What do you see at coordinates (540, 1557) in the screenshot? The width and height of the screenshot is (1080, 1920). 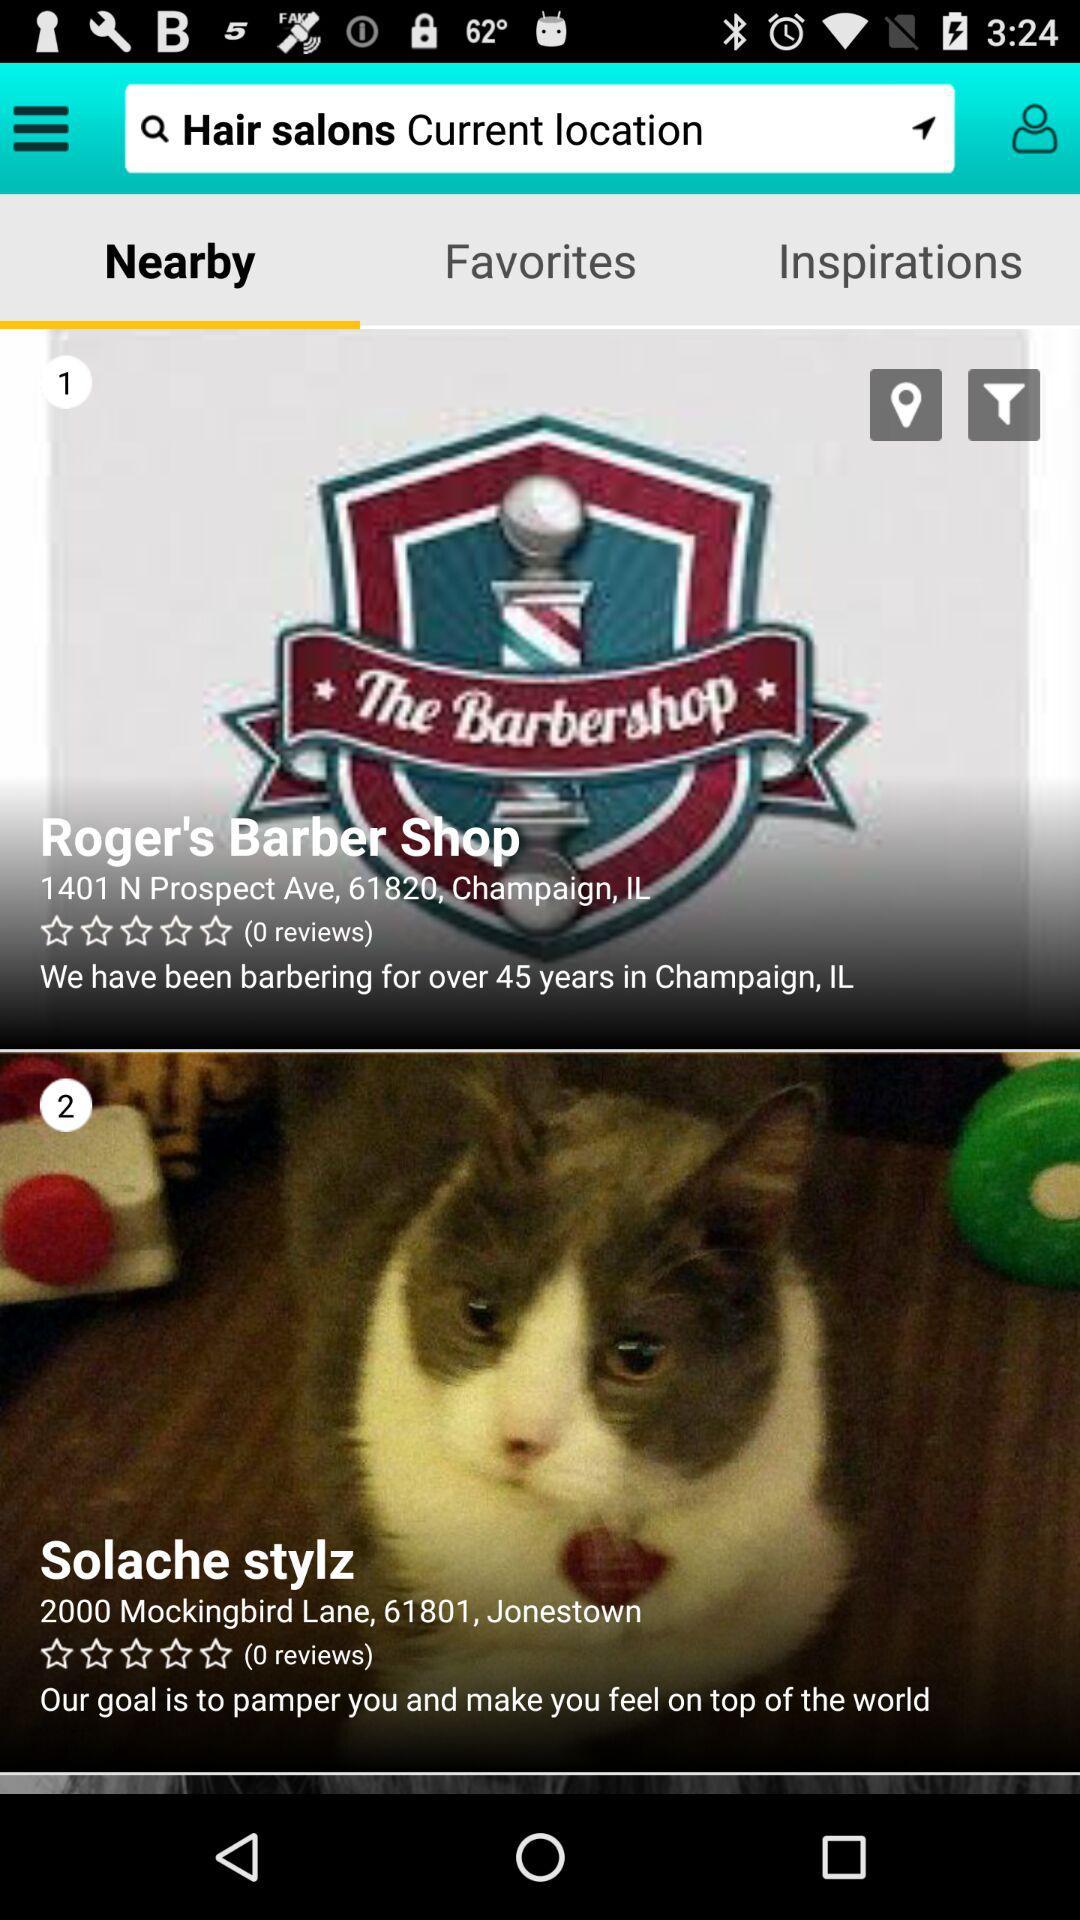 I see `solache stylz` at bounding box center [540, 1557].